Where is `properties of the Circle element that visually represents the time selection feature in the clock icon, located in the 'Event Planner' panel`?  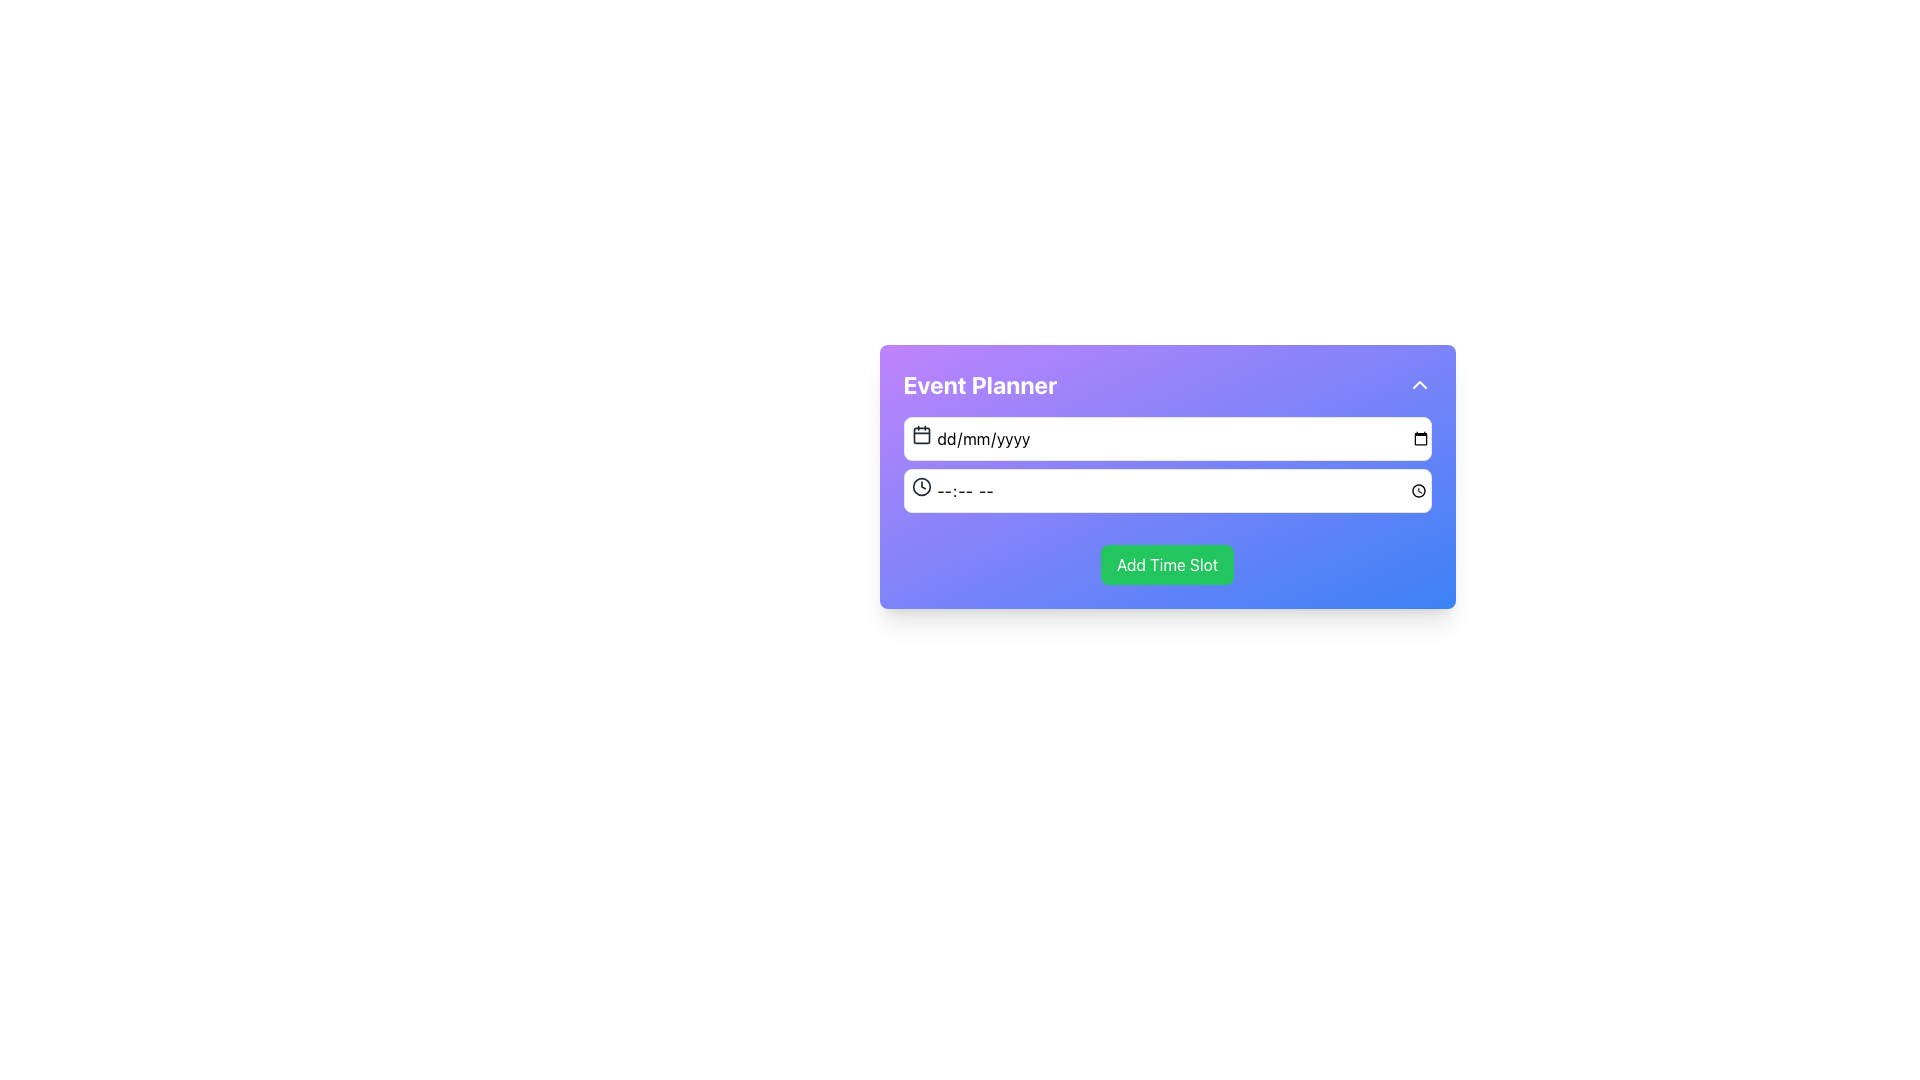
properties of the Circle element that visually represents the time selection feature in the clock icon, located in the 'Event Planner' panel is located at coordinates (920, 486).